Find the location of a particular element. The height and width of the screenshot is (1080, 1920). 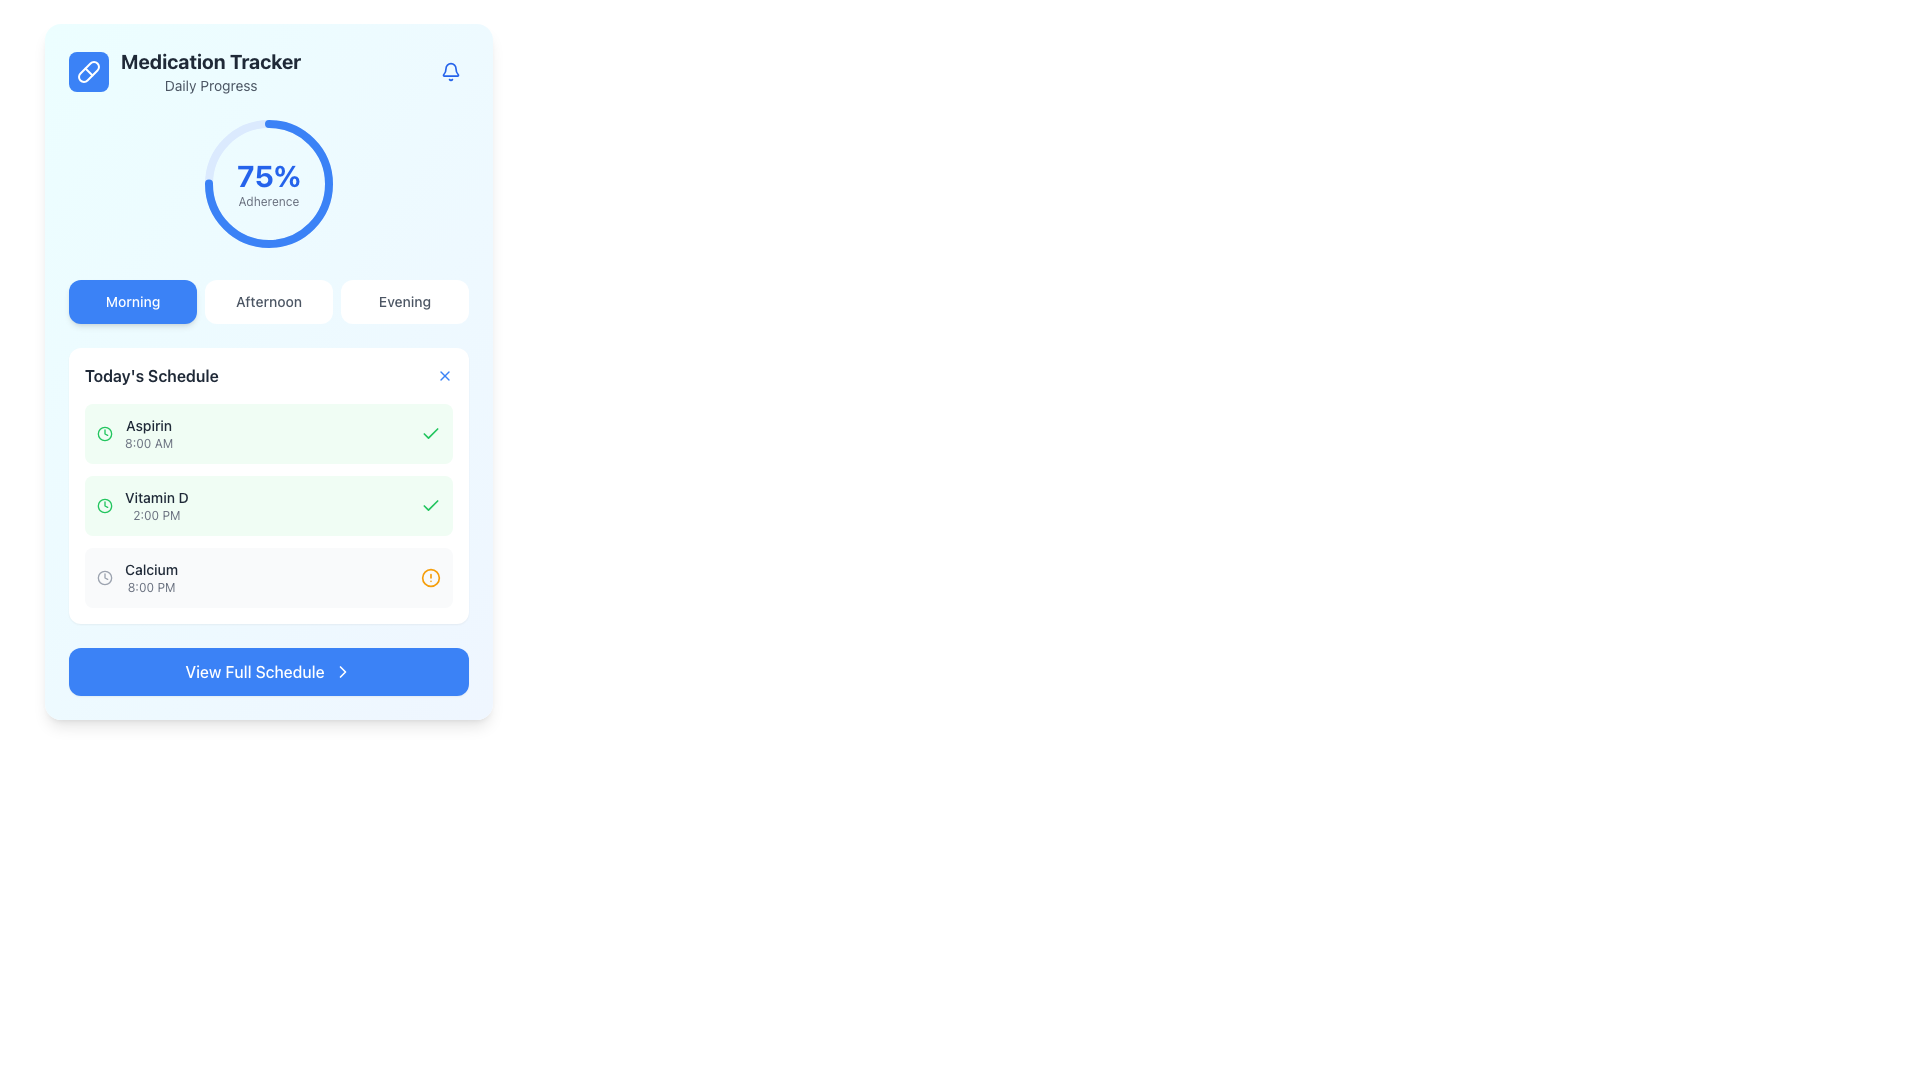

the 'Morning' button, which is a rectangular button with rounded corners, blue background, and white text, positioned at the top-left of three horizontal buttons is located at coordinates (132, 301).